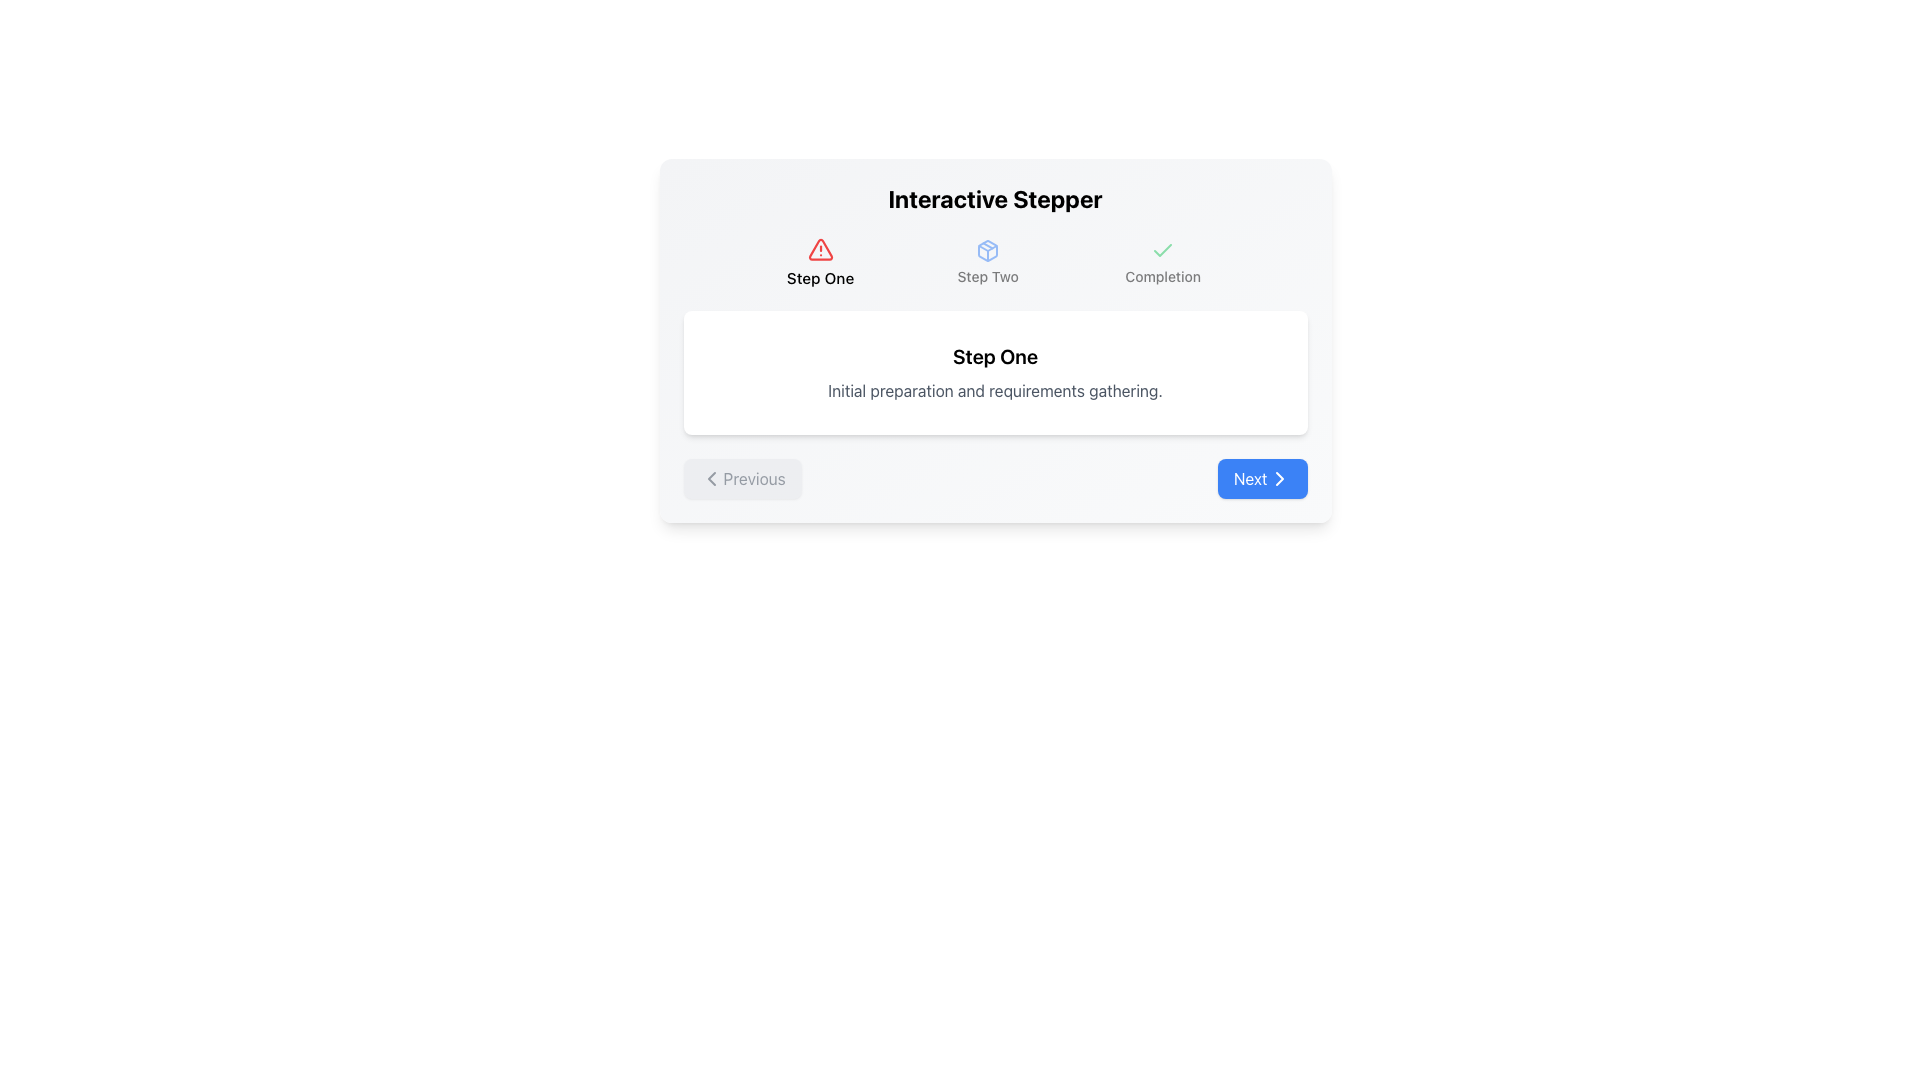 Image resolution: width=1920 pixels, height=1080 pixels. Describe the element at coordinates (1163, 277) in the screenshot. I see `the 'Completion' text label, which is styled with a small font size and medium weight, indicating the third step in a stepper interface, positioned under a checkmark icon` at that location.